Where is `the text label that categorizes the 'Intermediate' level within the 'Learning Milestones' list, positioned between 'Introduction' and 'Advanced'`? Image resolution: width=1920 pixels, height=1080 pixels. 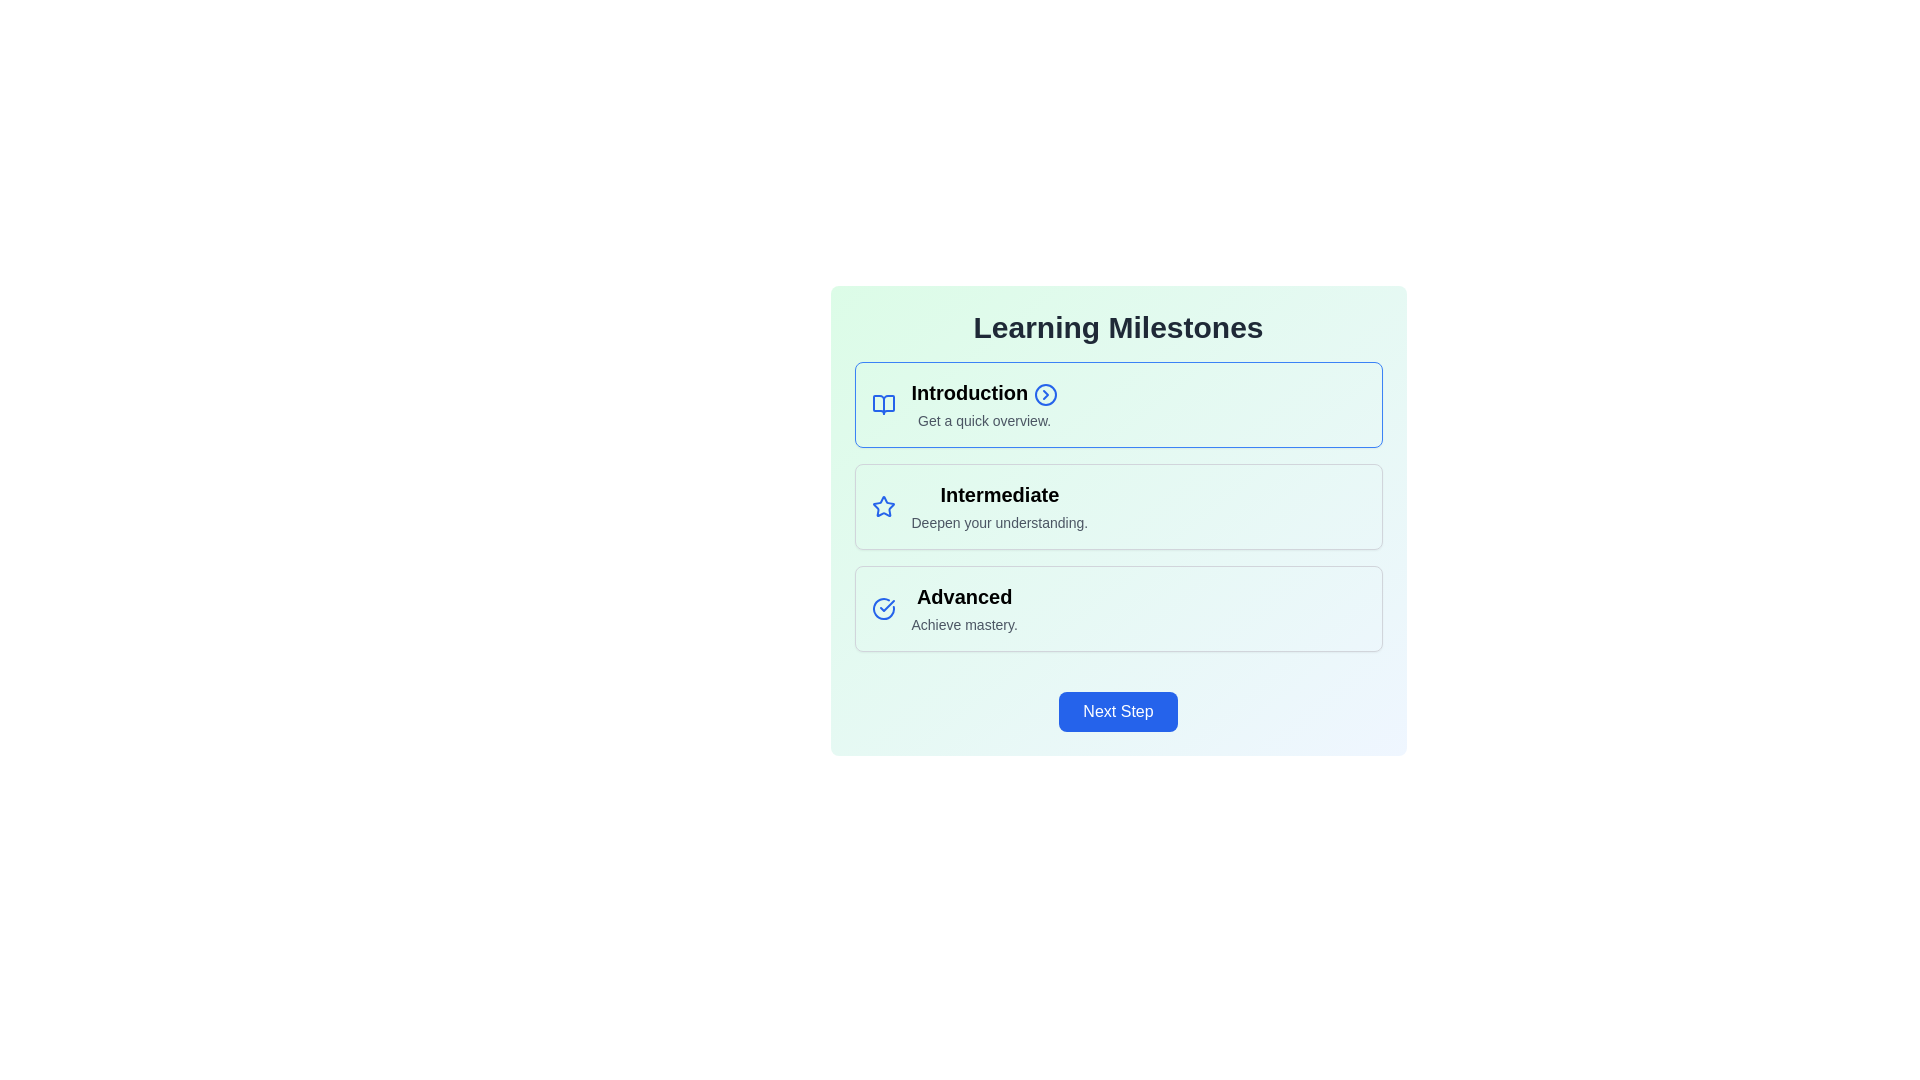 the text label that categorizes the 'Intermediate' level within the 'Learning Milestones' list, positioned between 'Introduction' and 'Advanced' is located at coordinates (999, 494).